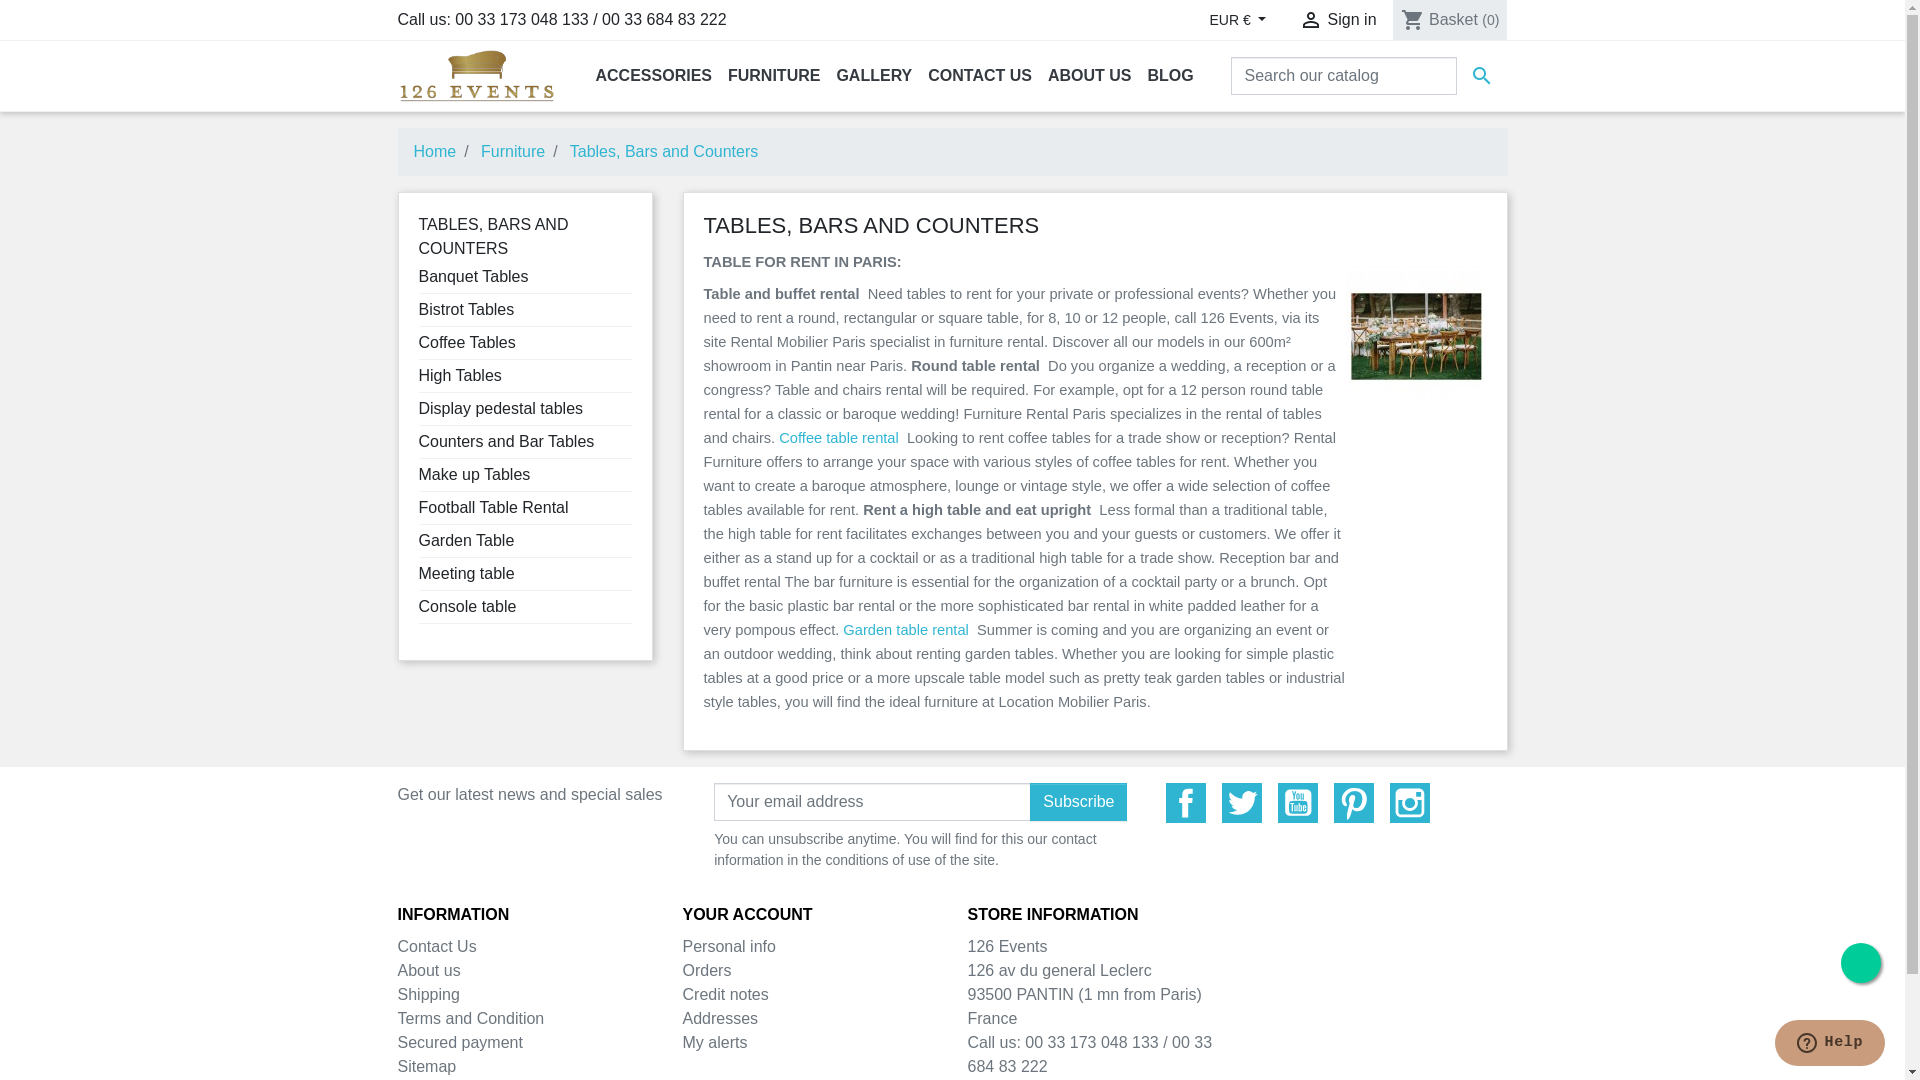 This screenshot has height=1080, width=1920. Describe the element at coordinates (464, 309) in the screenshot. I see `'Bistrot Tables'` at that location.